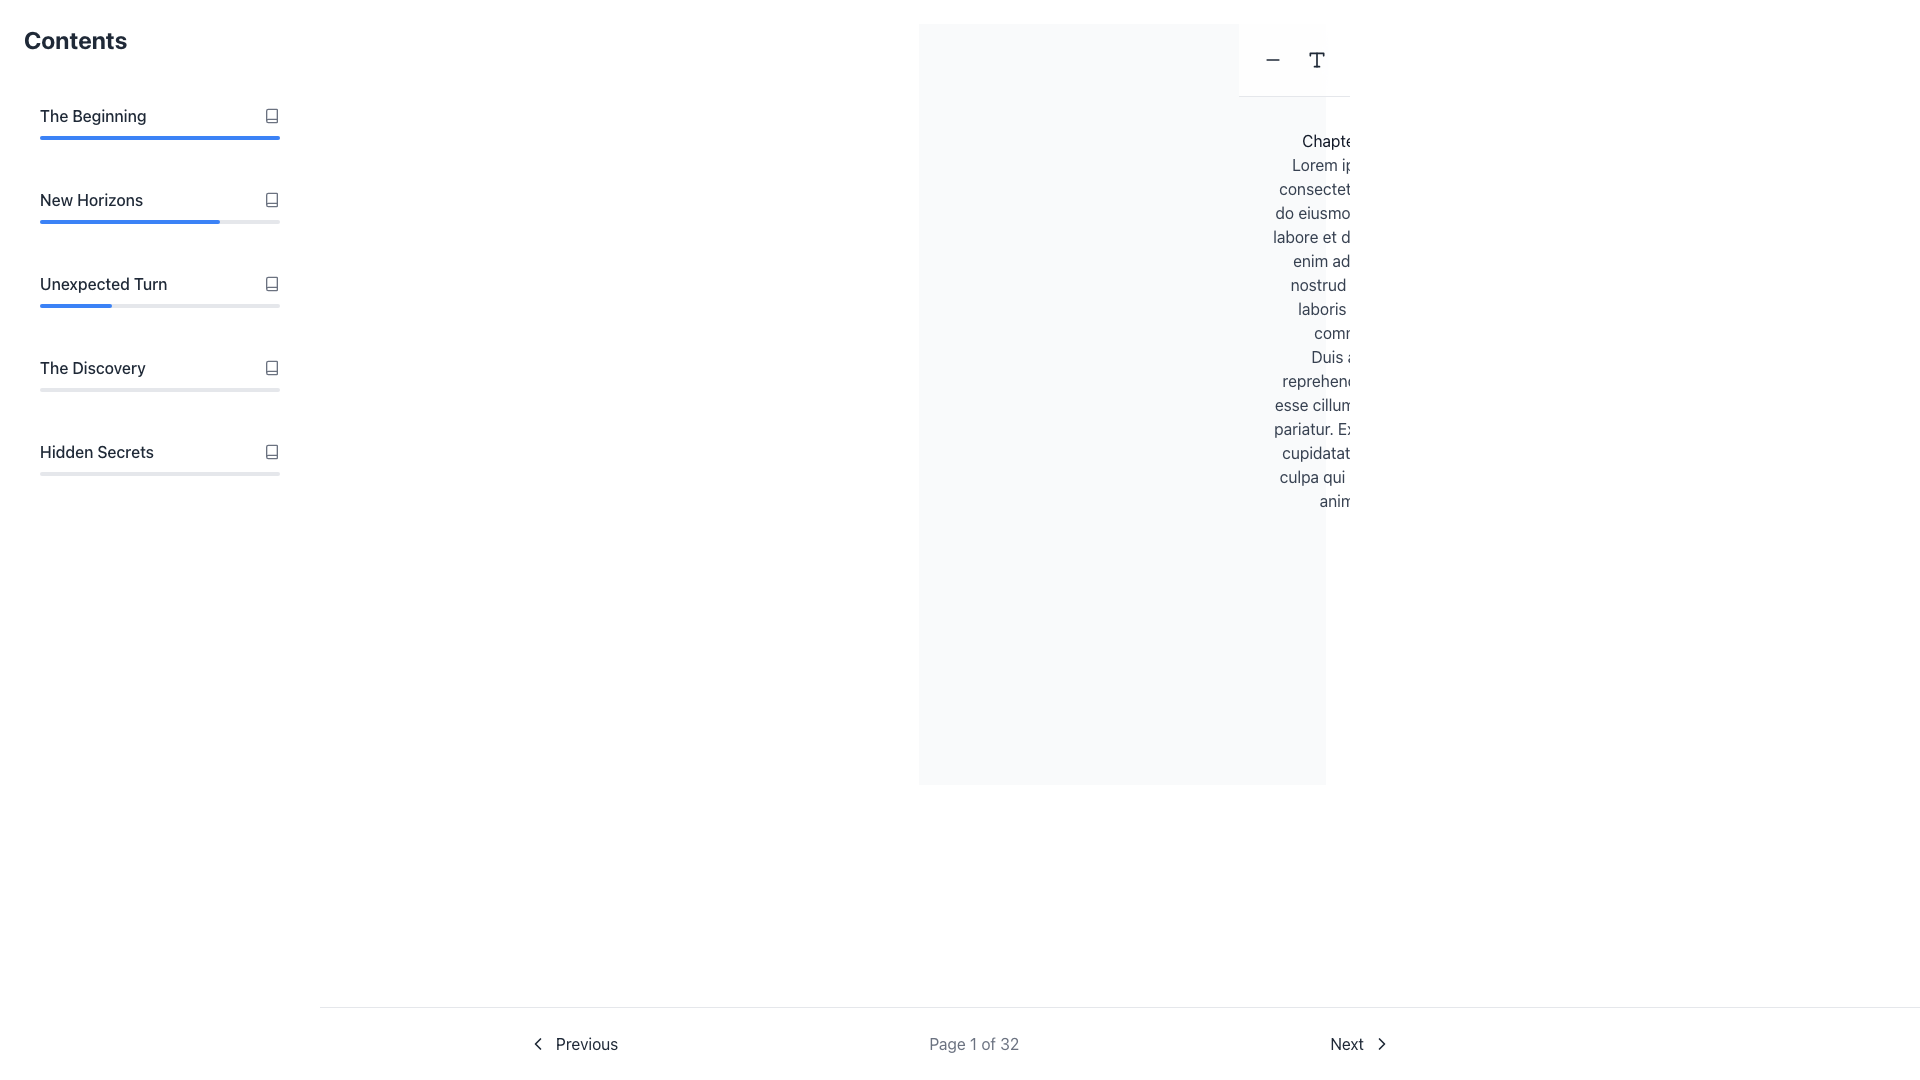 The width and height of the screenshot is (1920, 1080). What do you see at coordinates (1271, 59) in the screenshot?
I see `the subtract icon located in the top-left corner of the main content area, which is part of a rounded button next to a title heading` at bounding box center [1271, 59].